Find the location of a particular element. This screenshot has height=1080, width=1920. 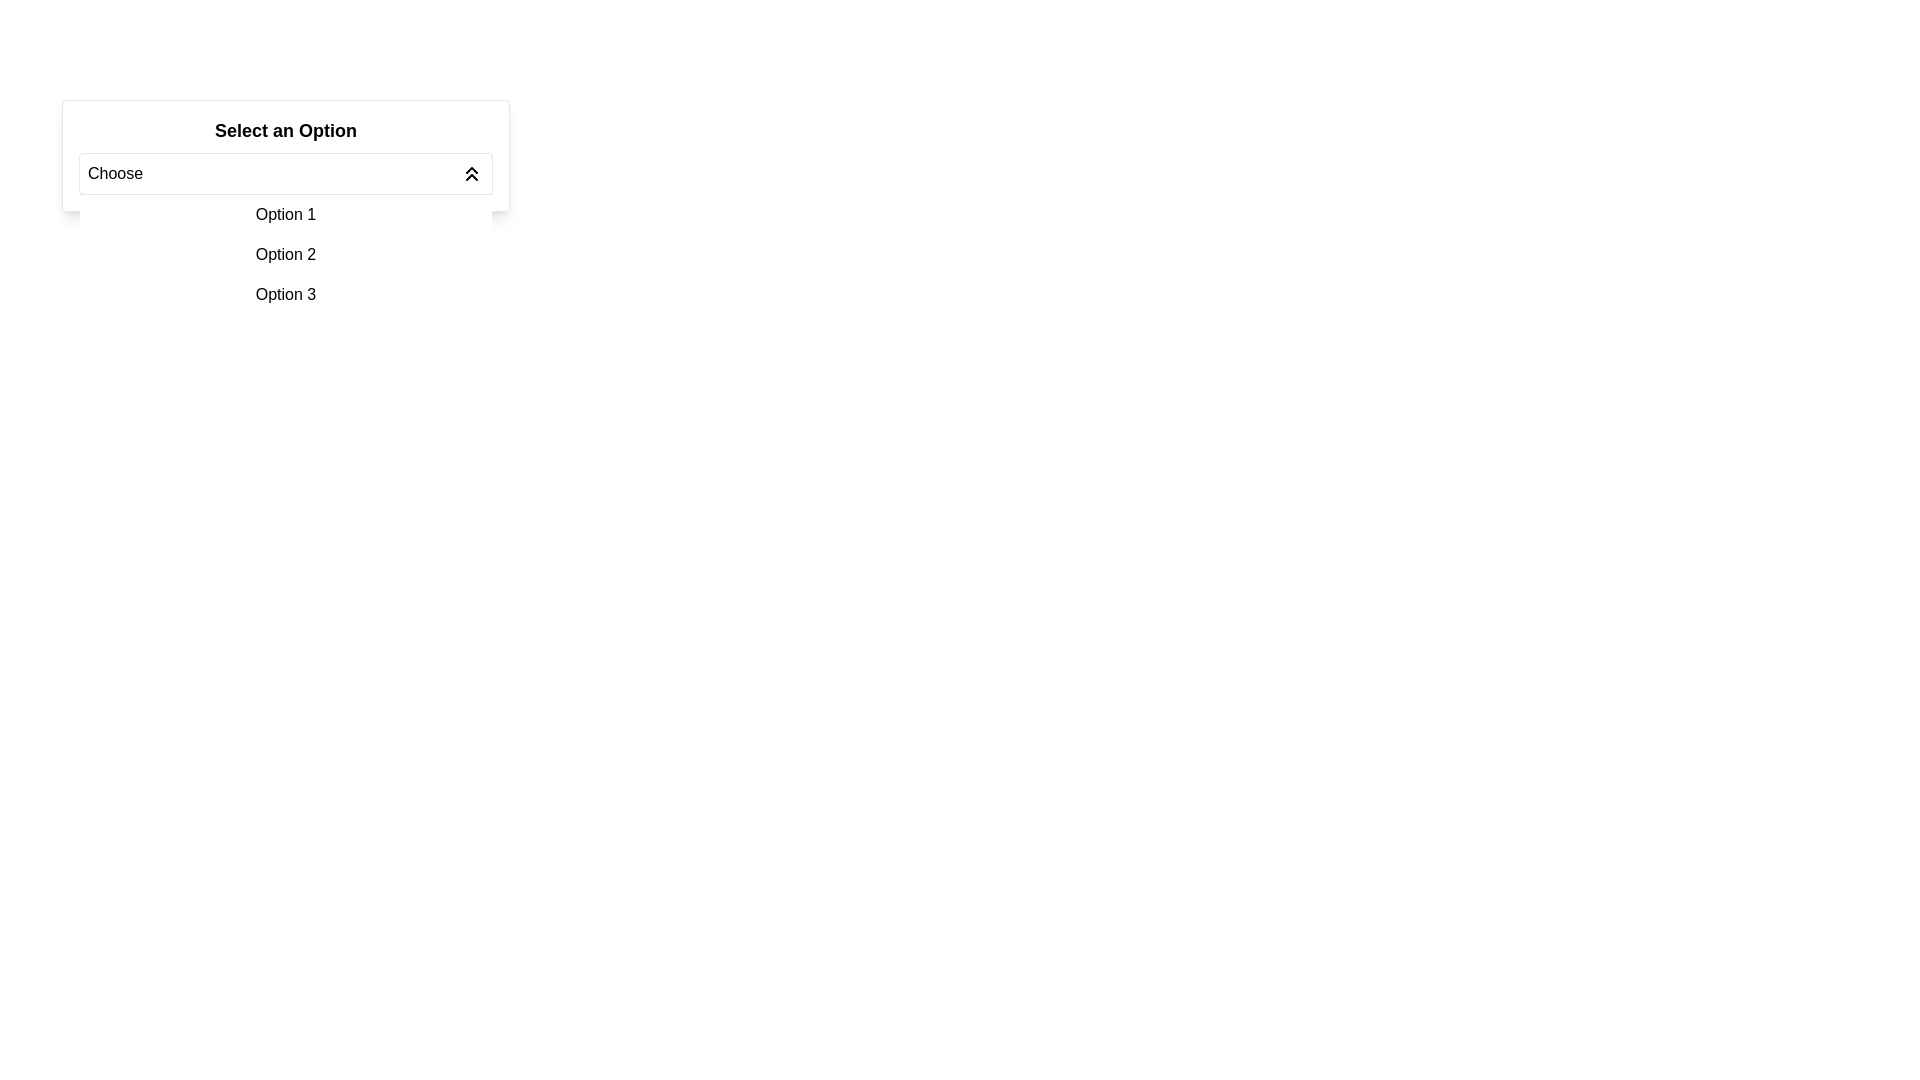

the selectable list item labeled 'Option 3' in the dropdown menu is located at coordinates (285, 294).